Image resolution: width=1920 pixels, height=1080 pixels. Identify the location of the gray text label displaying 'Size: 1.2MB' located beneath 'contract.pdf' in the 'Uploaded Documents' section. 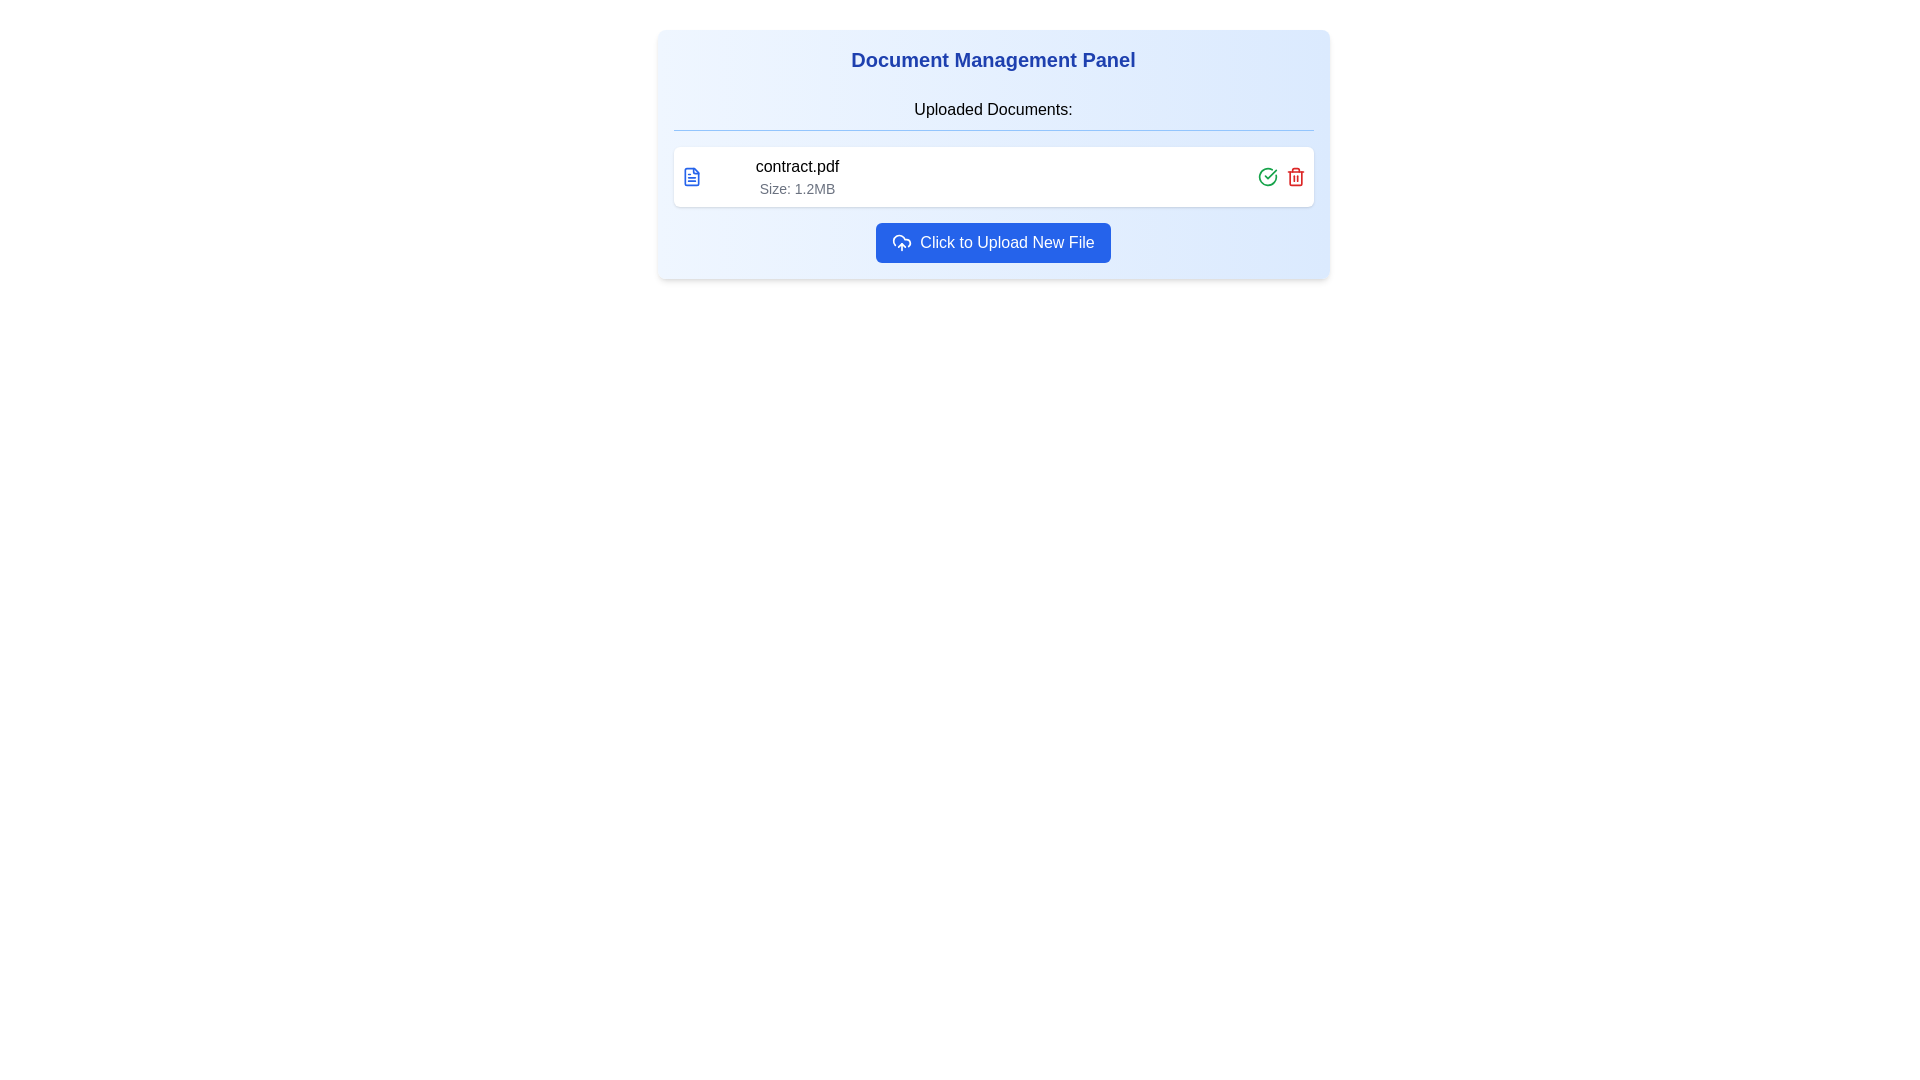
(796, 189).